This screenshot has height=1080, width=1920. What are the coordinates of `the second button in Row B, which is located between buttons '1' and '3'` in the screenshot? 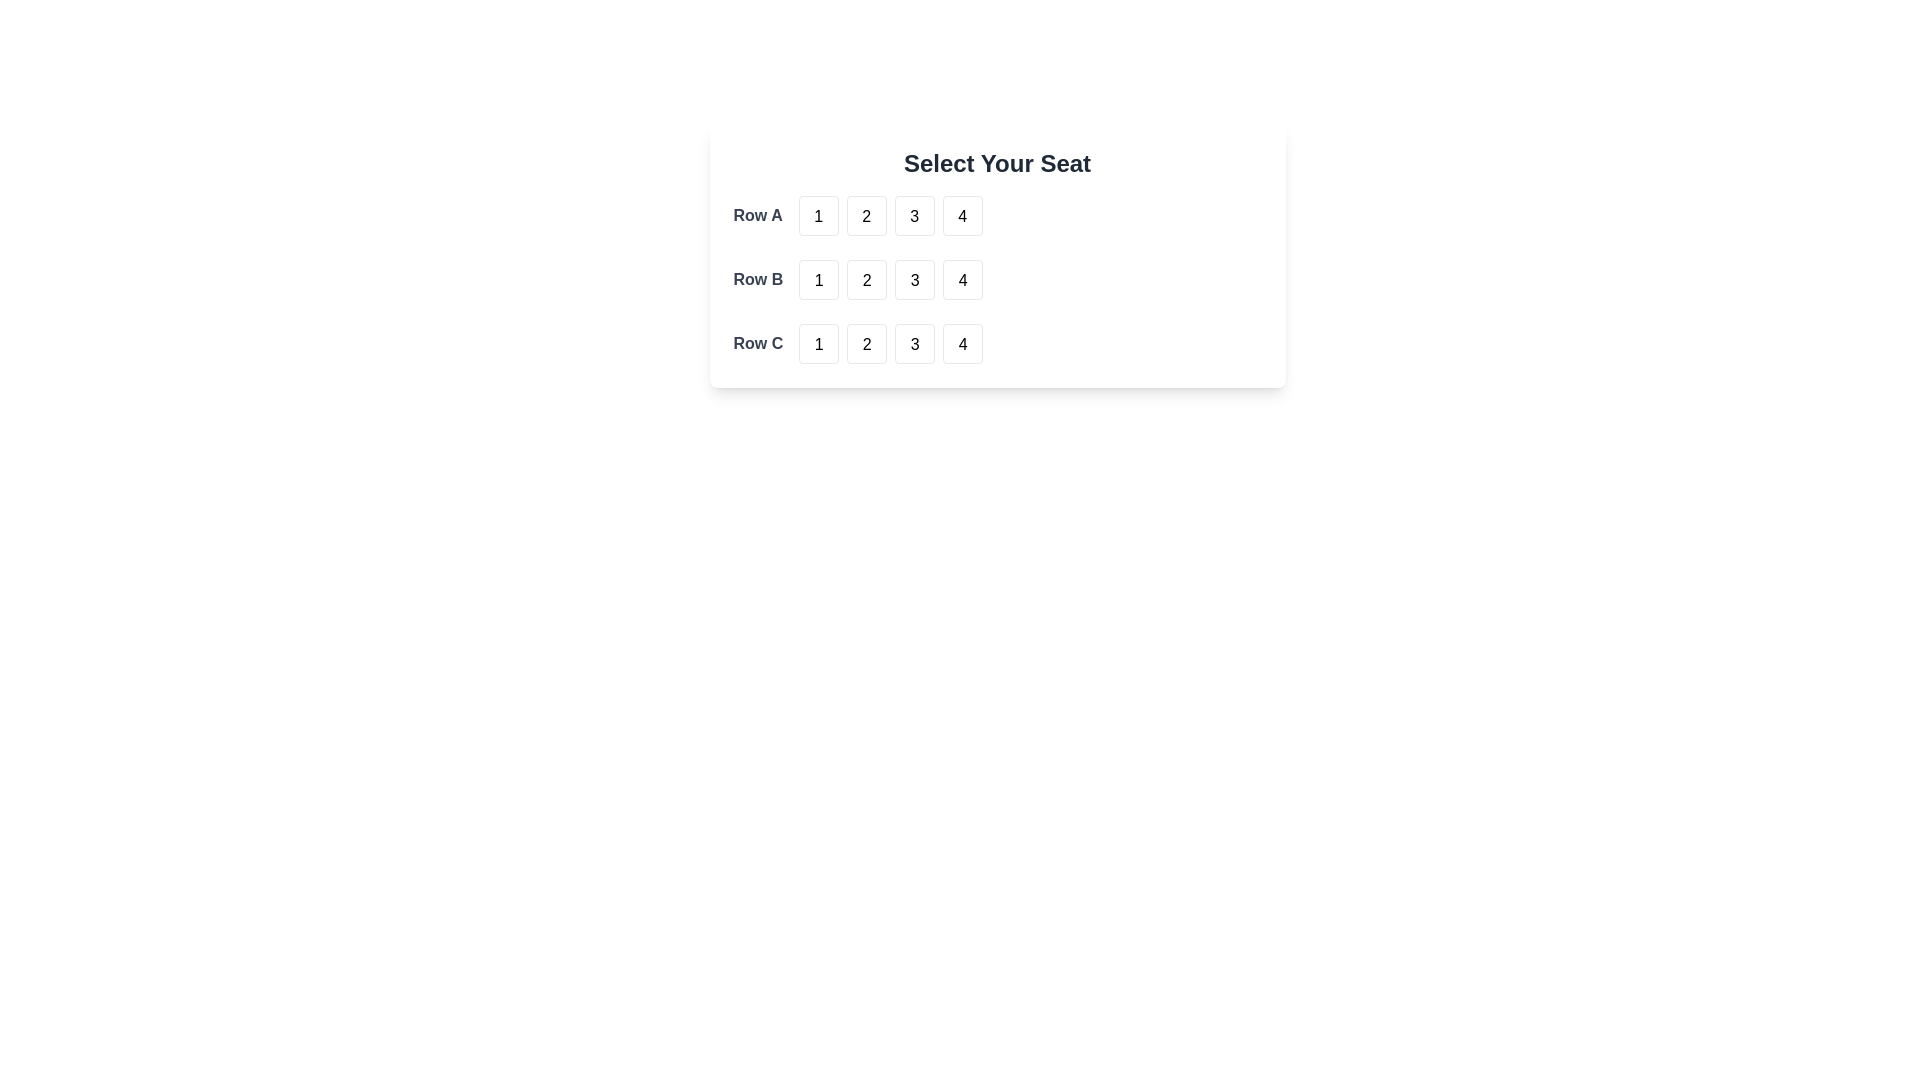 It's located at (867, 280).